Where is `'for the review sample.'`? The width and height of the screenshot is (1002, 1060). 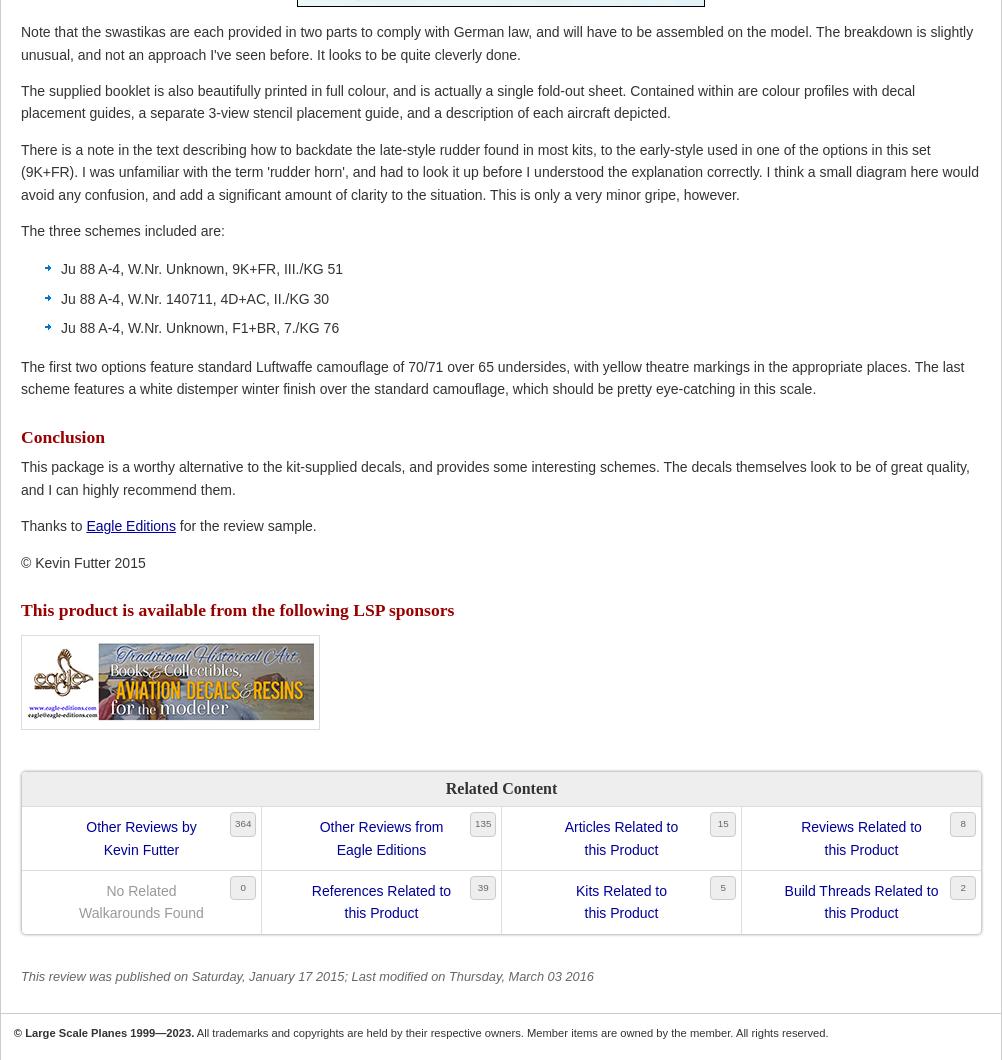
'for the review sample.' is located at coordinates (245, 524).